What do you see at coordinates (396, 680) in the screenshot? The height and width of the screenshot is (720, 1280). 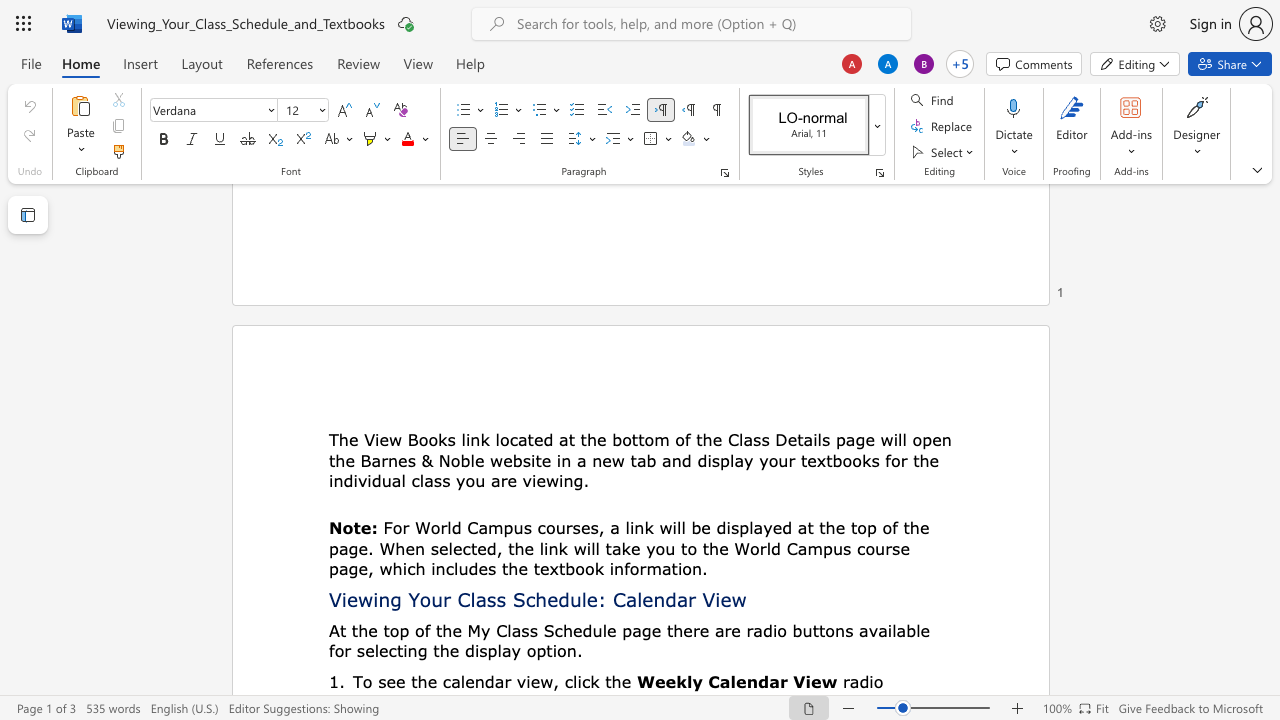 I see `the space between the continuous character "e" and "e" in the text` at bounding box center [396, 680].